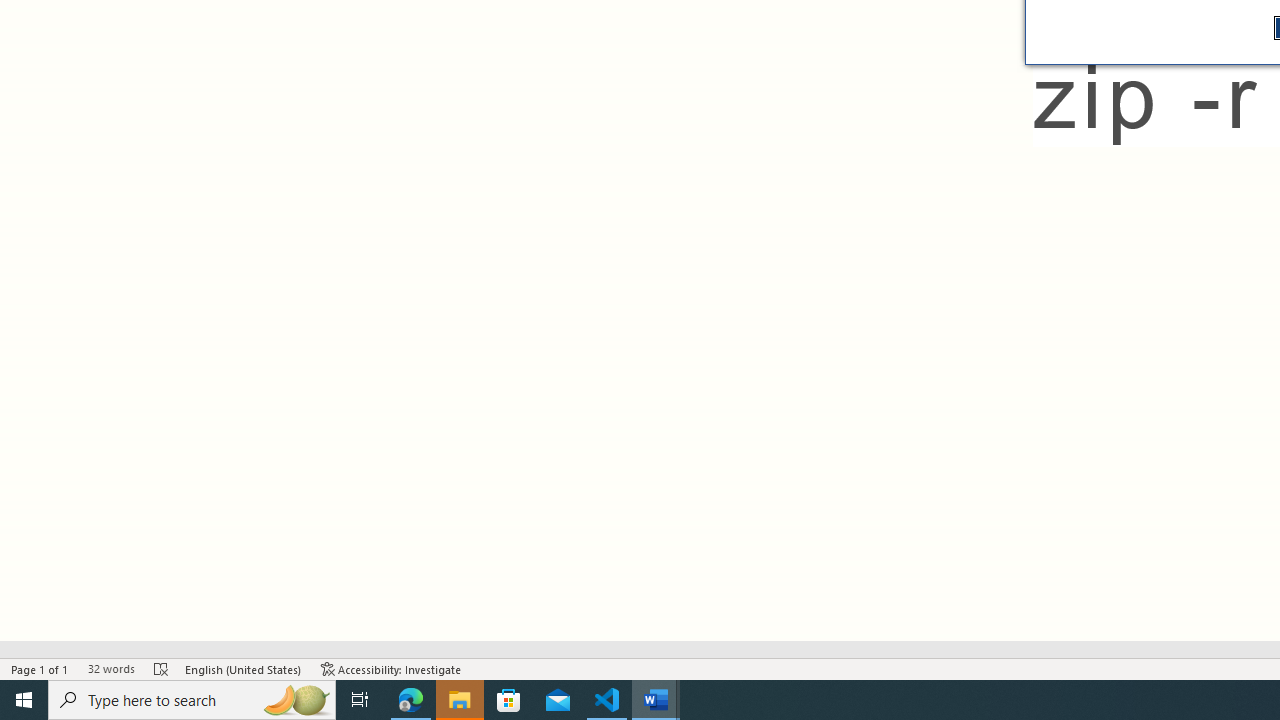  Describe the element at coordinates (410, 698) in the screenshot. I see `'Microsoft Edge - 1 running window'` at that location.